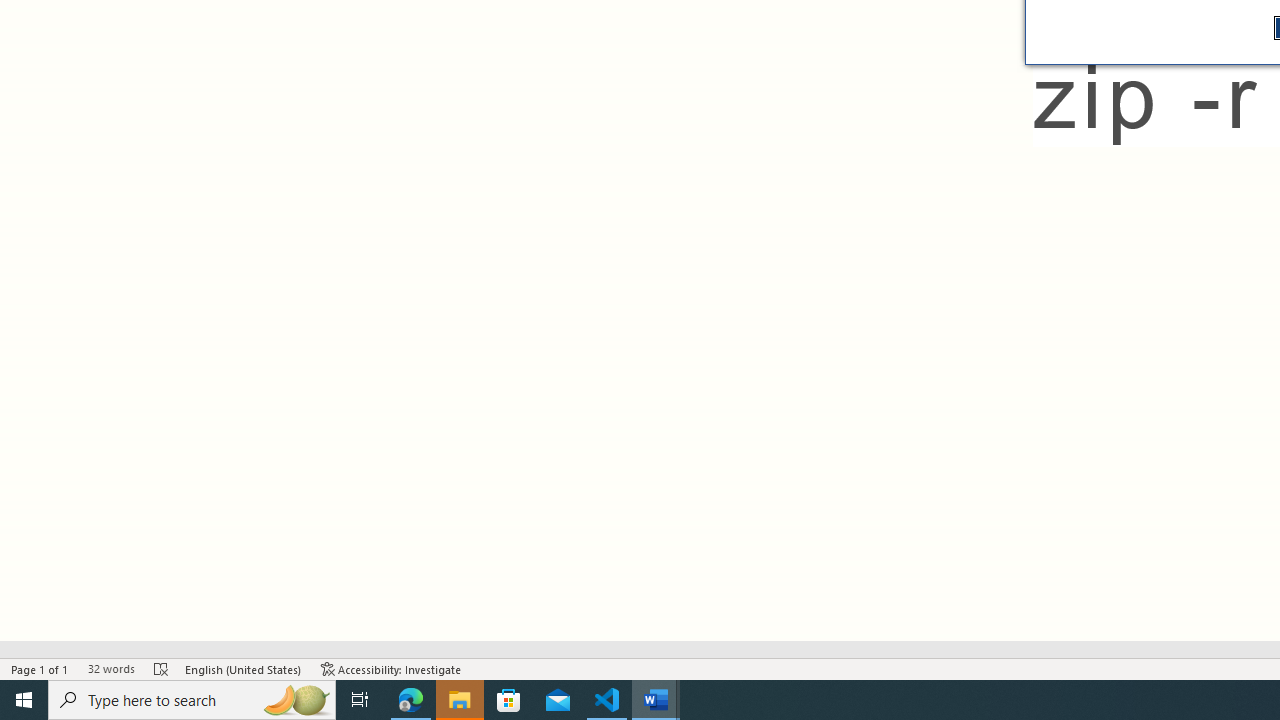  Describe the element at coordinates (410, 698) in the screenshot. I see `'Microsoft Edge - 1 running window'` at that location.